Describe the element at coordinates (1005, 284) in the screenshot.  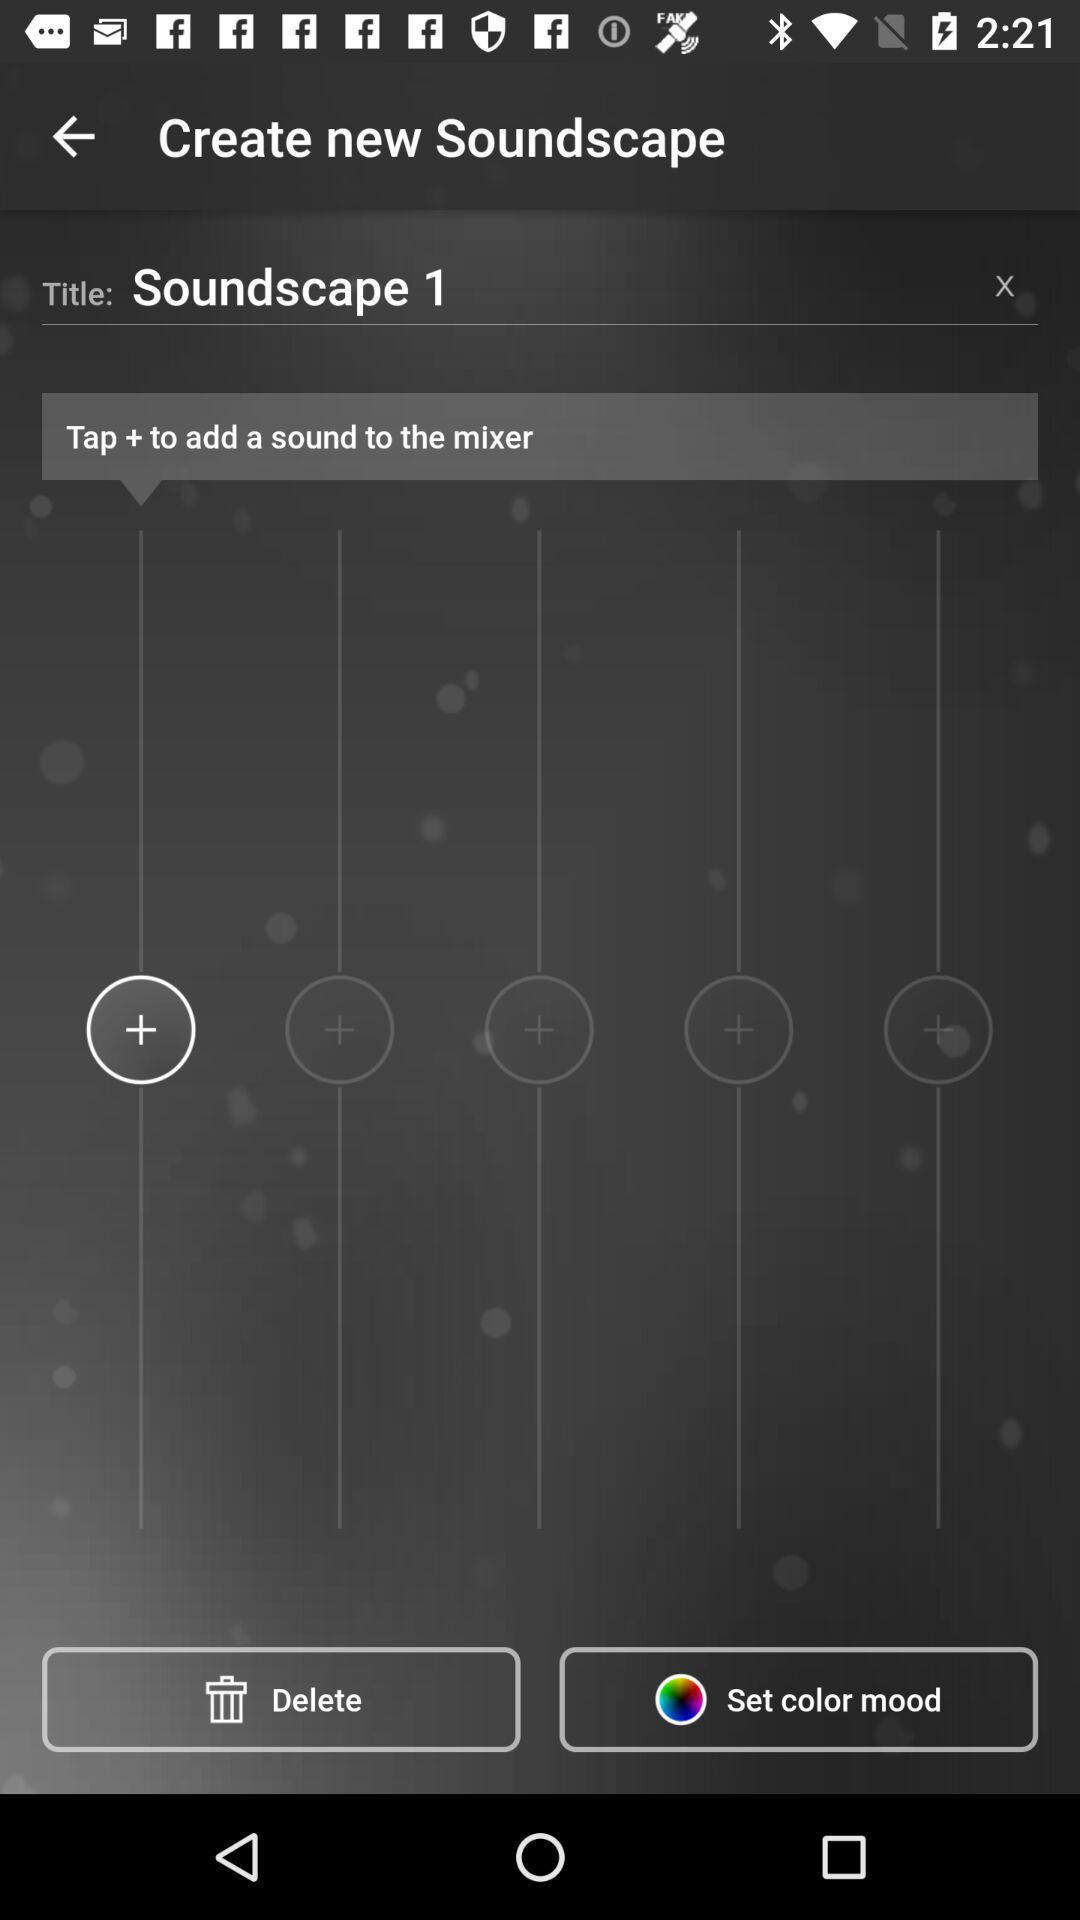
I see `the close icon` at that location.